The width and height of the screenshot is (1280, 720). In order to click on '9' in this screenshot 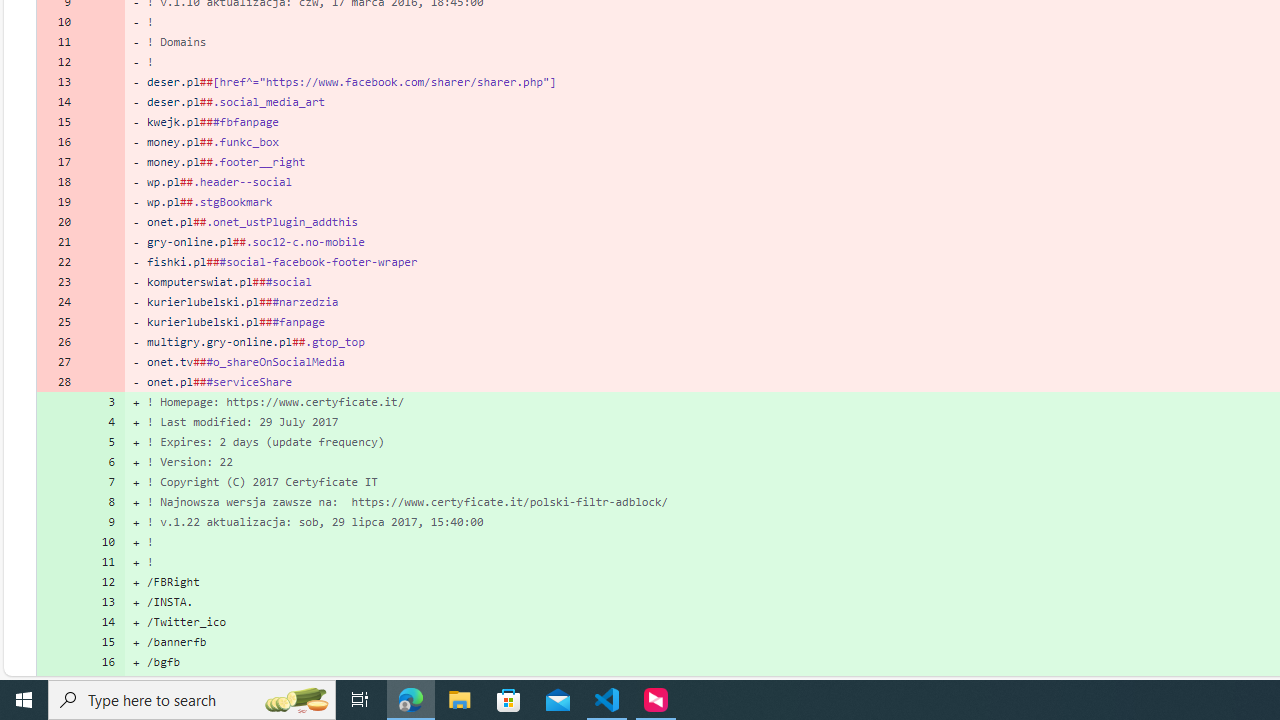, I will do `click(102, 521)`.